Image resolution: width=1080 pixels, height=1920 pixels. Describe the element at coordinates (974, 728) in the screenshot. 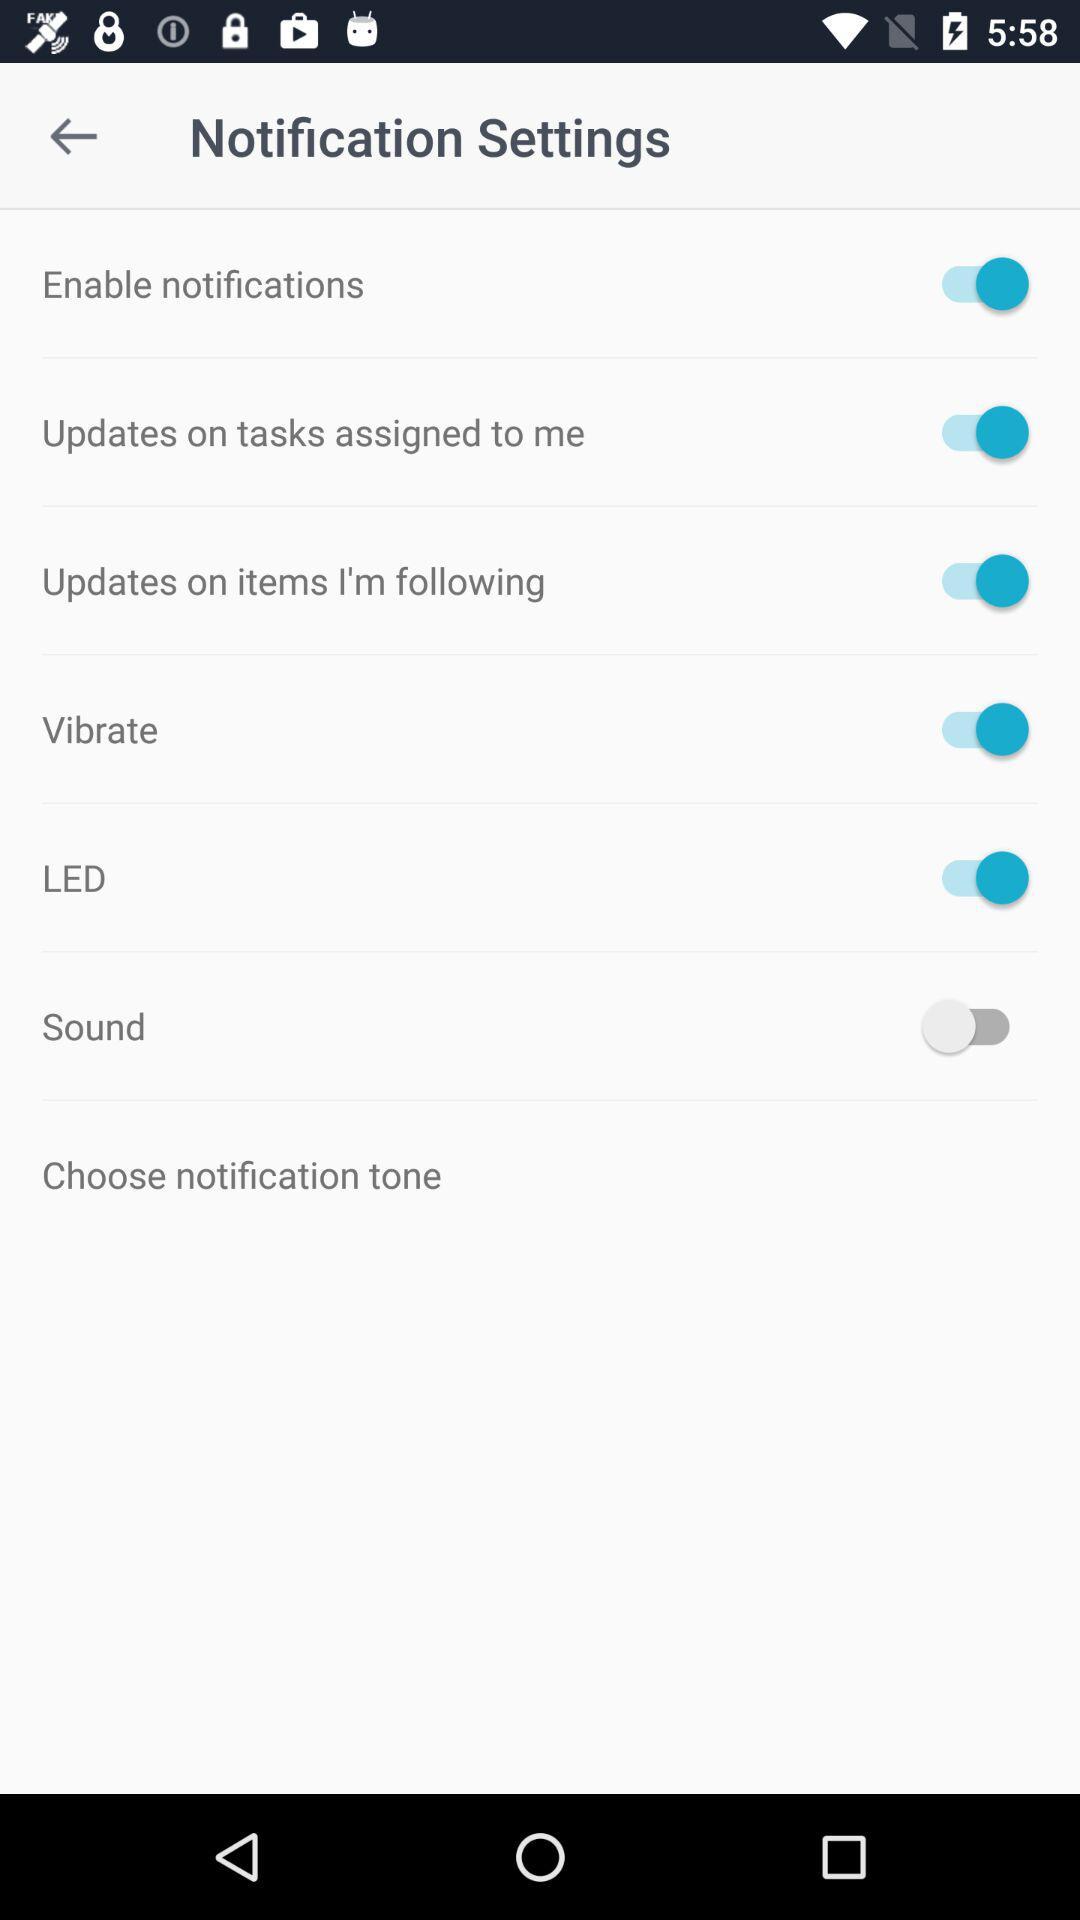

I see `on` at that location.